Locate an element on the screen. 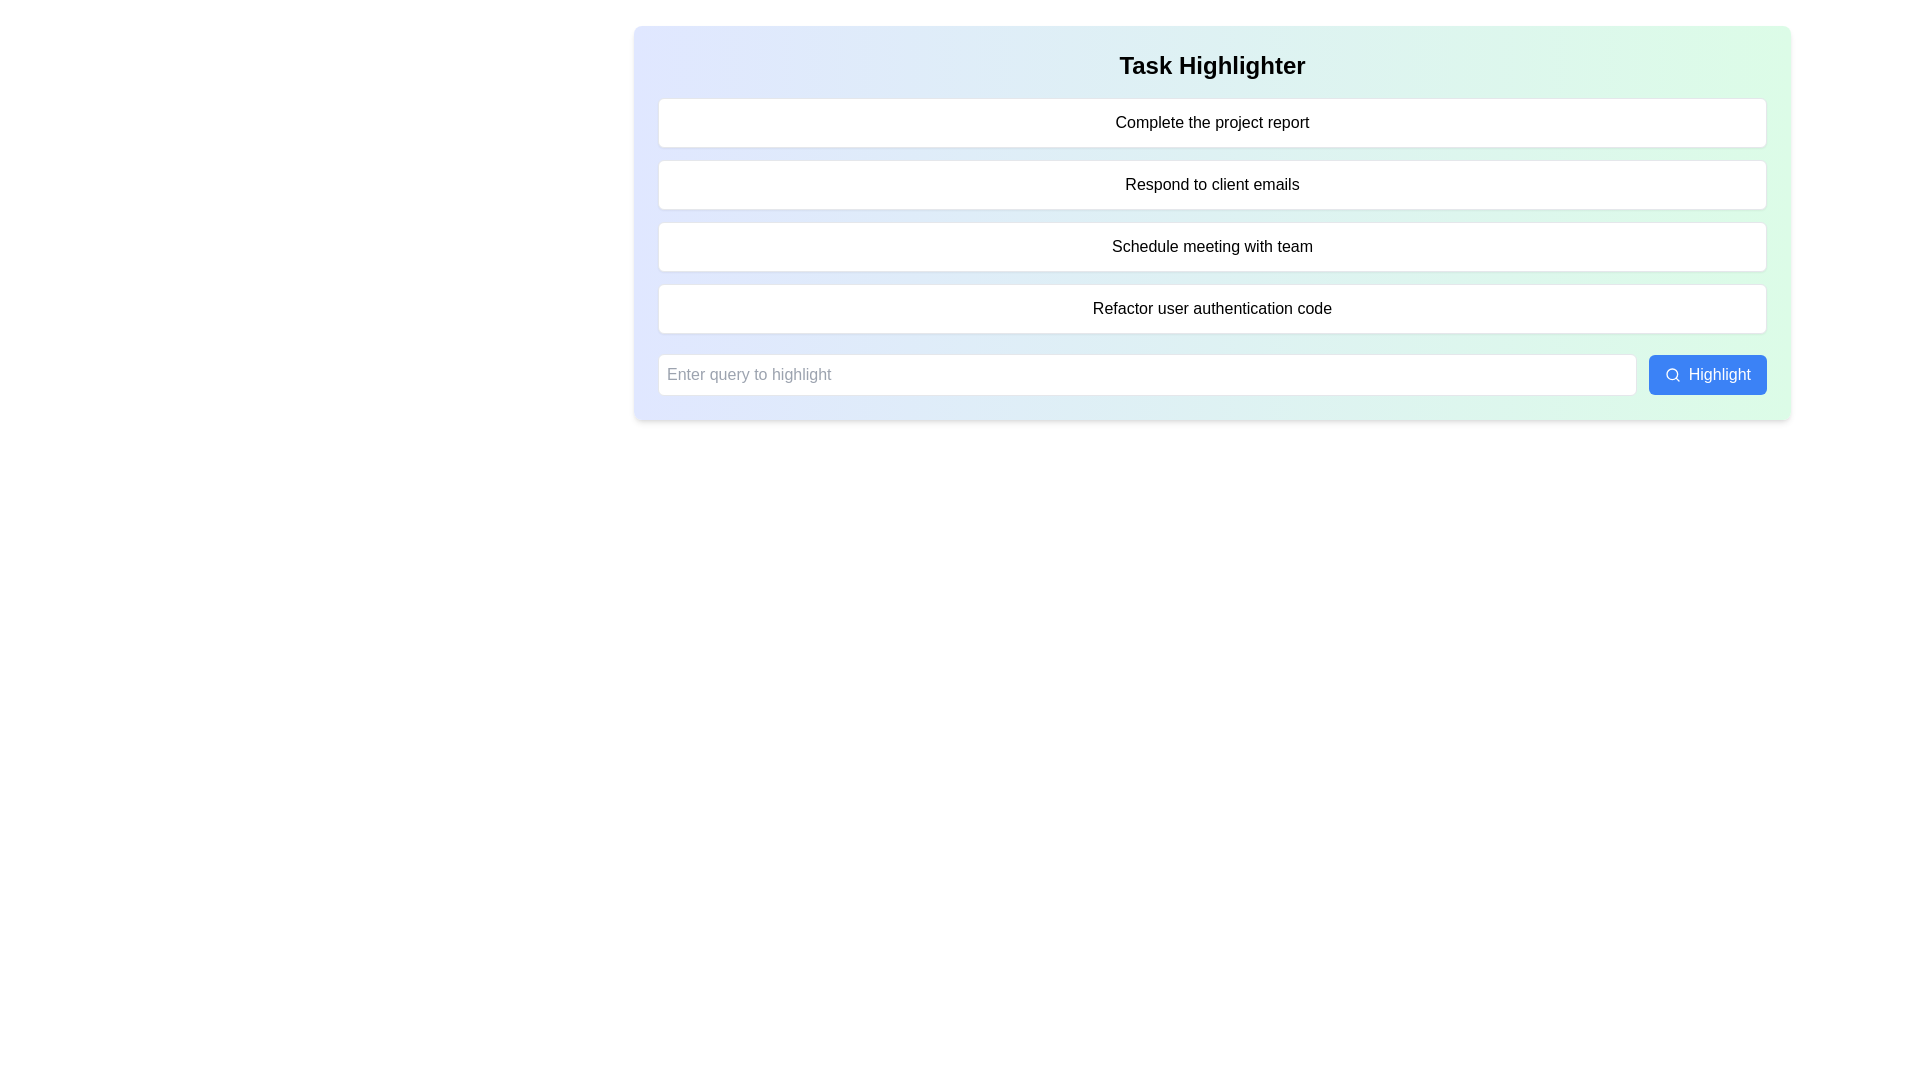 Image resolution: width=1920 pixels, height=1080 pixels. the search icon adjacent to the 'Highlight' button at the bottom right of the task card is located at coordinates (1672, 374).